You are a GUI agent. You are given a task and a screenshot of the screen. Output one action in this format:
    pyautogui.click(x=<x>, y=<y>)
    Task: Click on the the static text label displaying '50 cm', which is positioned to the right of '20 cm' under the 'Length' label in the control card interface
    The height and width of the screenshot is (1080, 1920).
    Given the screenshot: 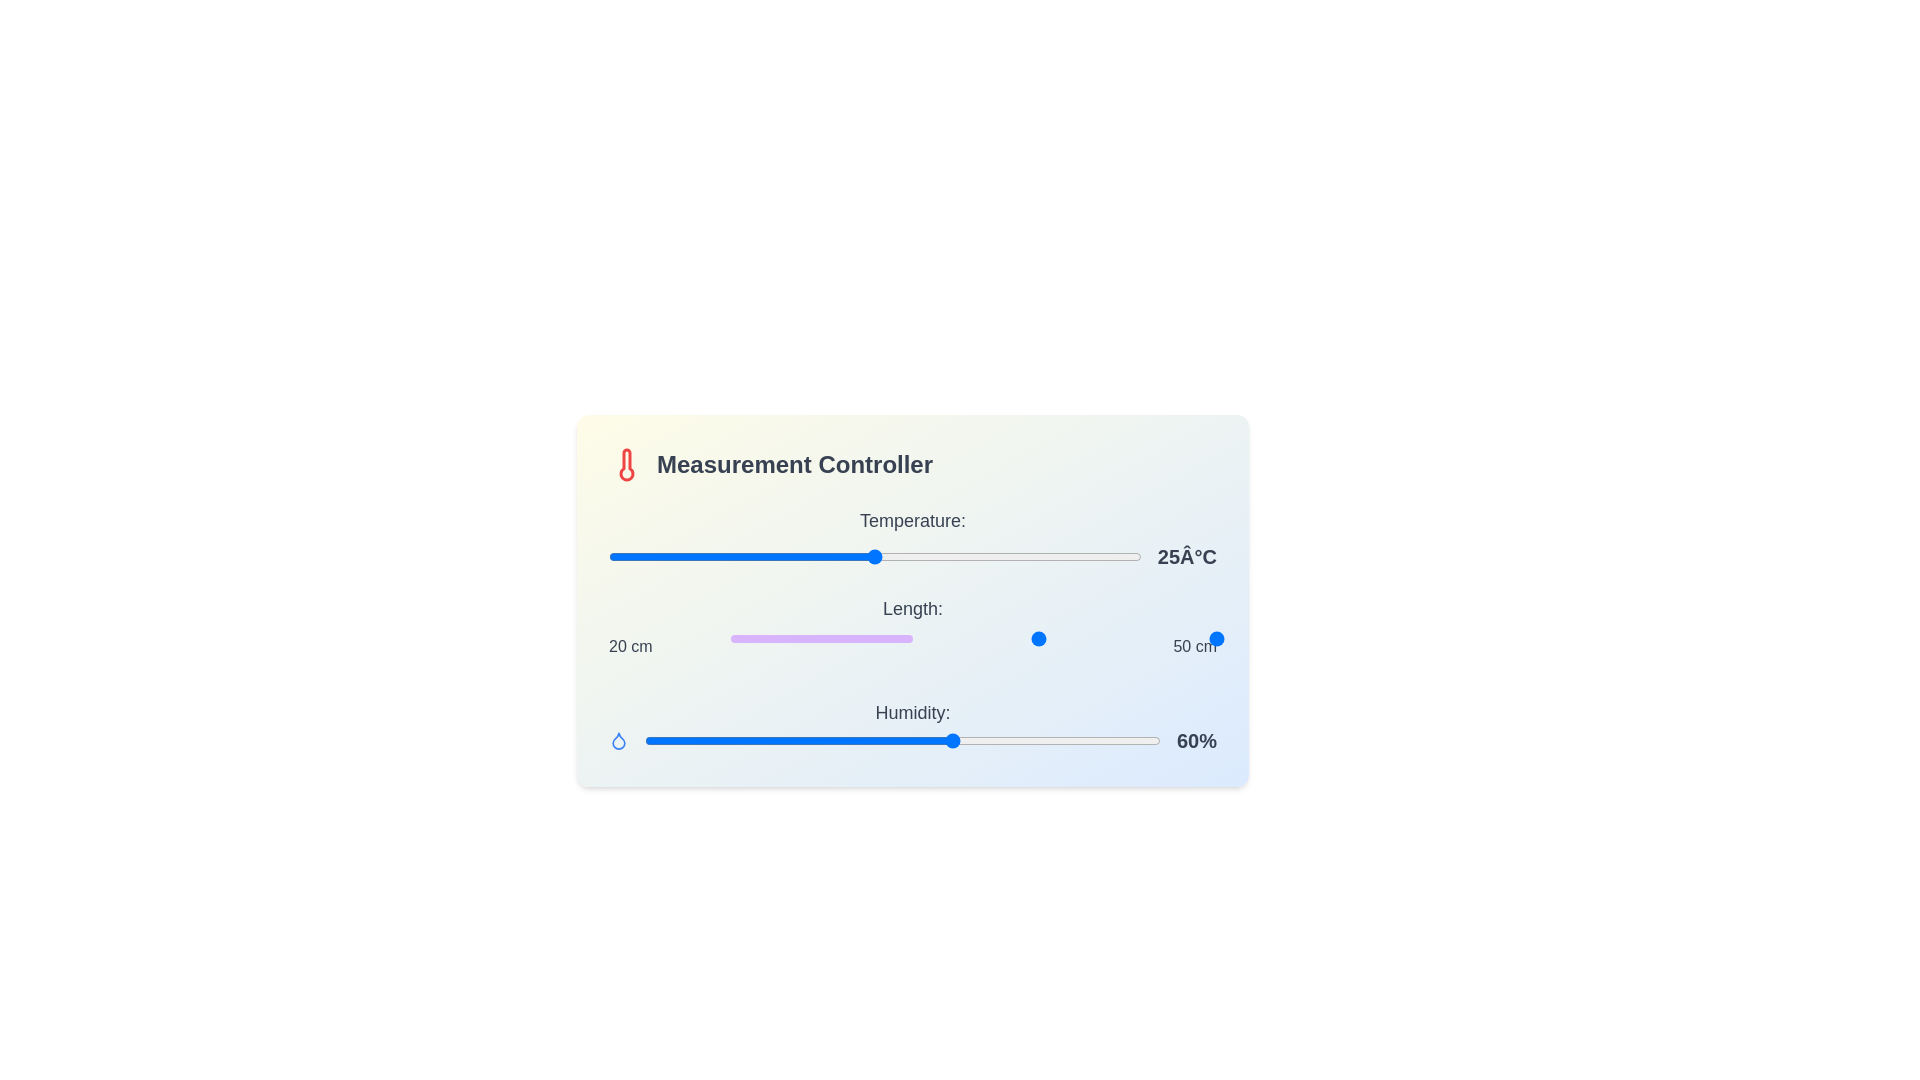 What is the action you would take?
    pyautogui.click(x=1195, y=647)
    